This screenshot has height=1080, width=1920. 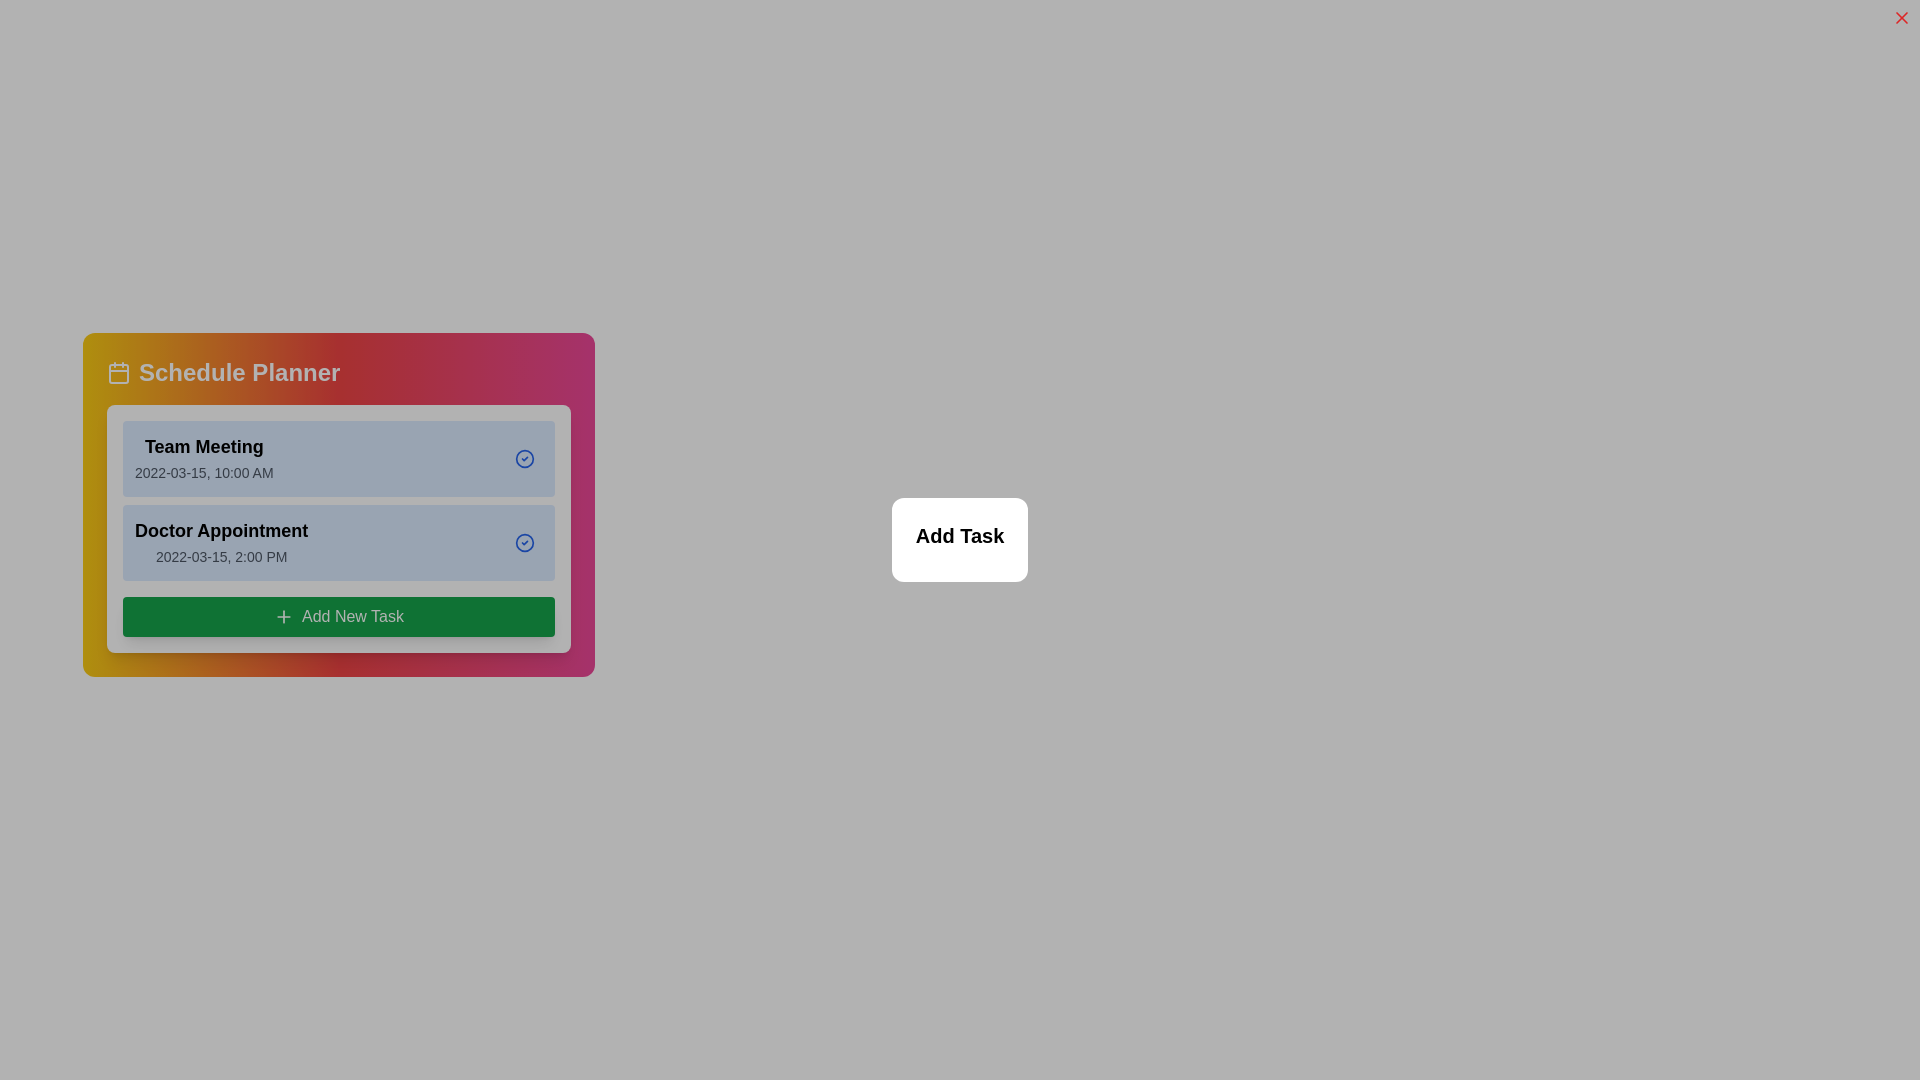 I want to click on the Text Display element that shows 'Doctor Appointment' and the date and time '2022-03-15, 2:00 PM', located in the 'Schedule Planner' panel below 'Team Meeting', so click(x=221, y=543).